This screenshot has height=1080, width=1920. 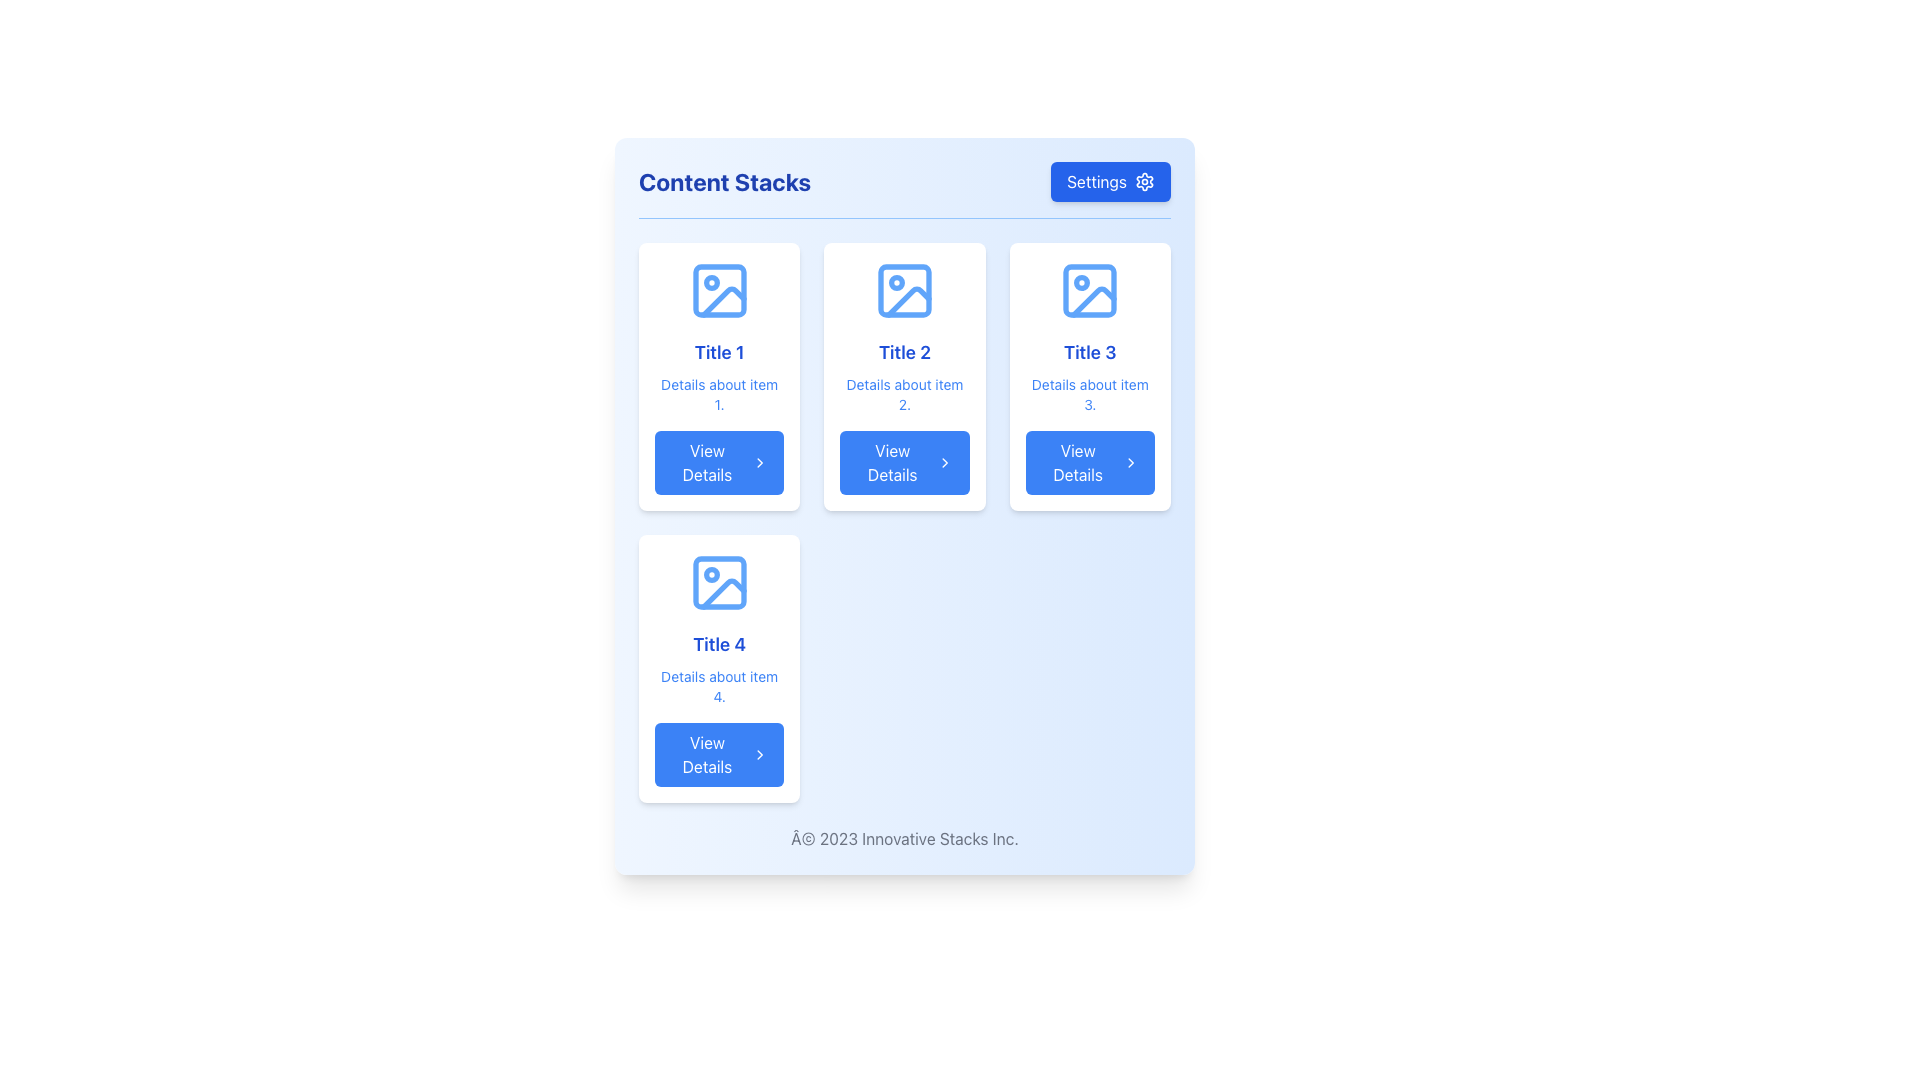 What do you see at coordinates (903, 394) in the screenshot?
I see `the static text label displaying 'Details about item 2.' which is positioned below the heading 'Title 2' and above the button labeled 'View Details.'` at bounding box center [903, 394].